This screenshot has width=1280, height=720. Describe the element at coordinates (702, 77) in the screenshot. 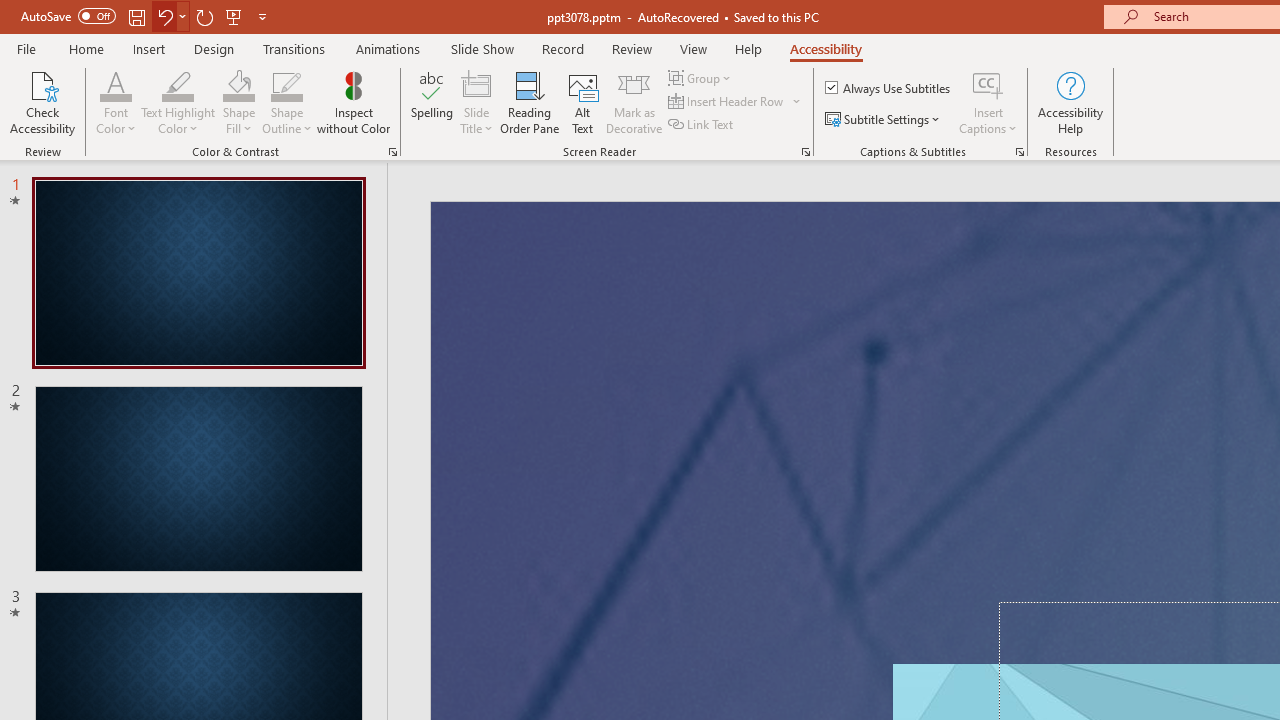

I see `'Group'` at that location.